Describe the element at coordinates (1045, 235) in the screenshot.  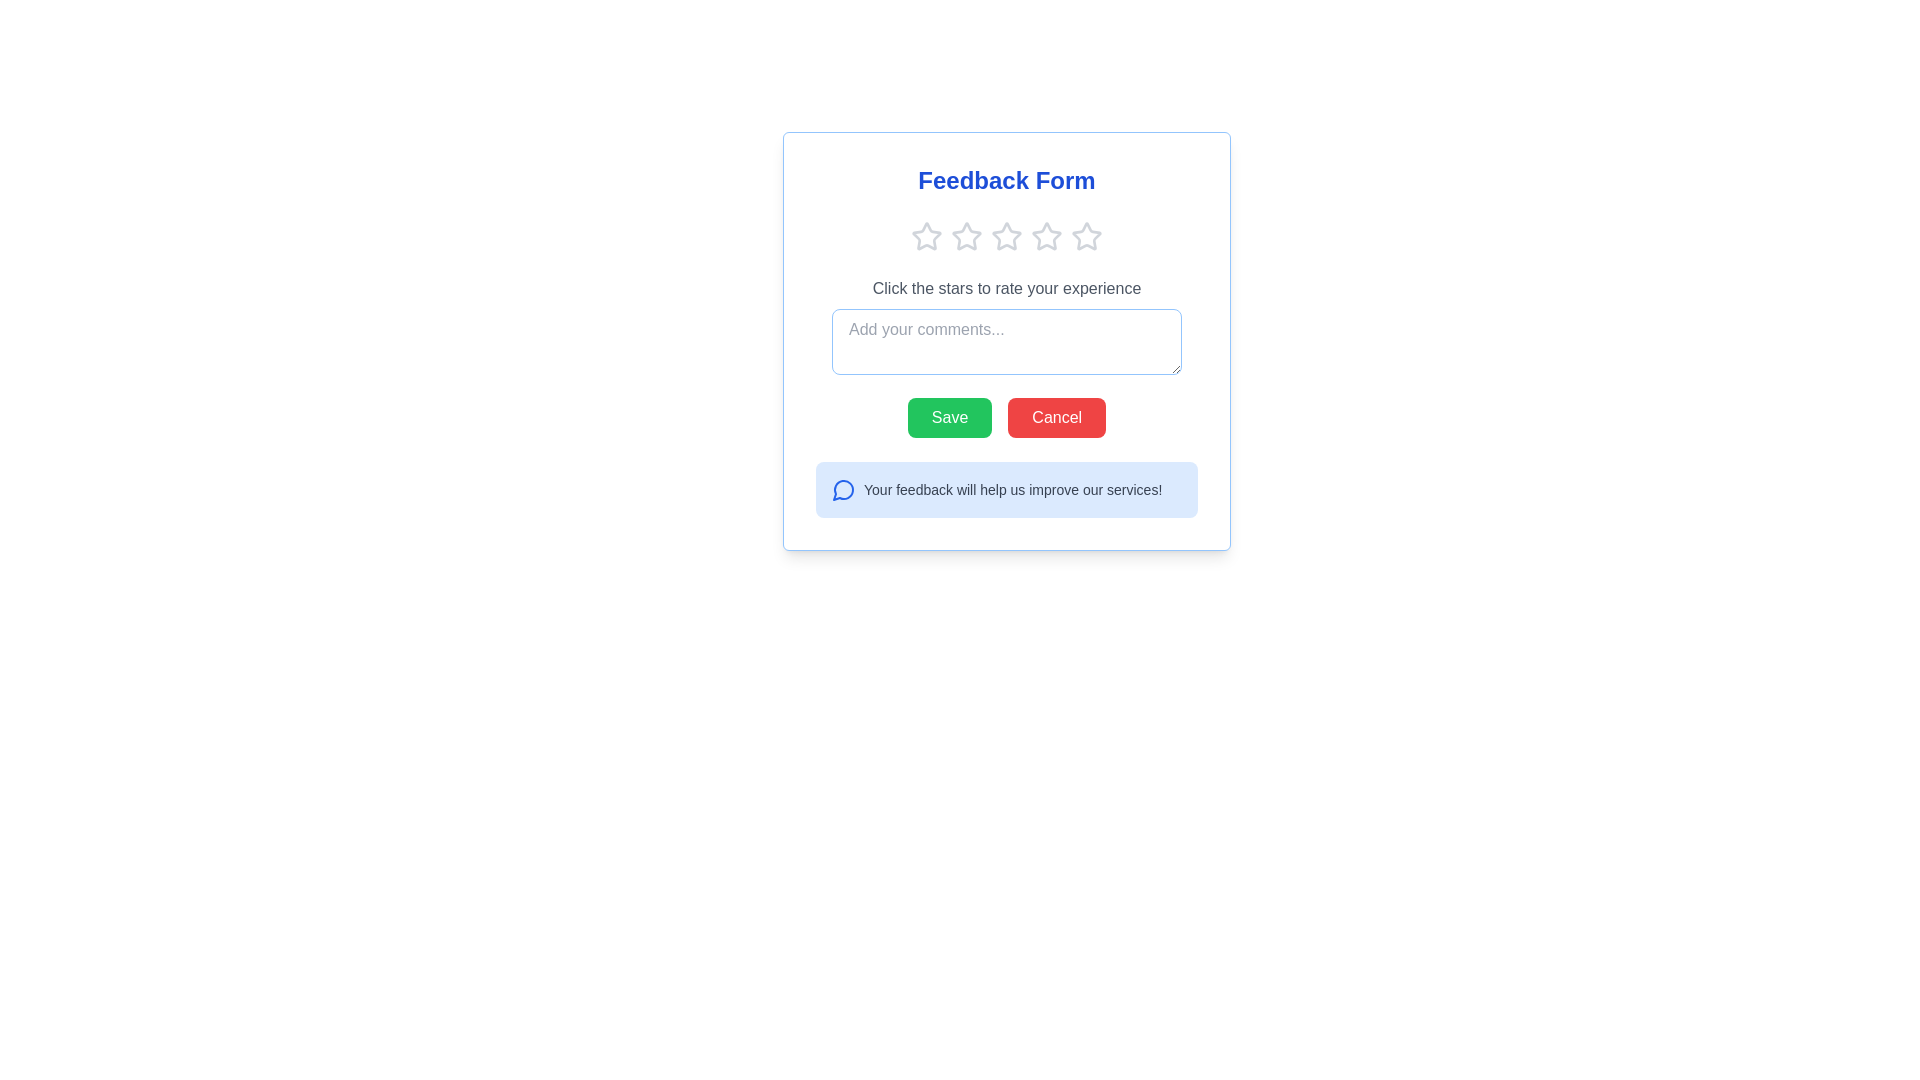
I see `the seventh star in the rating system for user feedback by moving the cursor to its center` at that location.